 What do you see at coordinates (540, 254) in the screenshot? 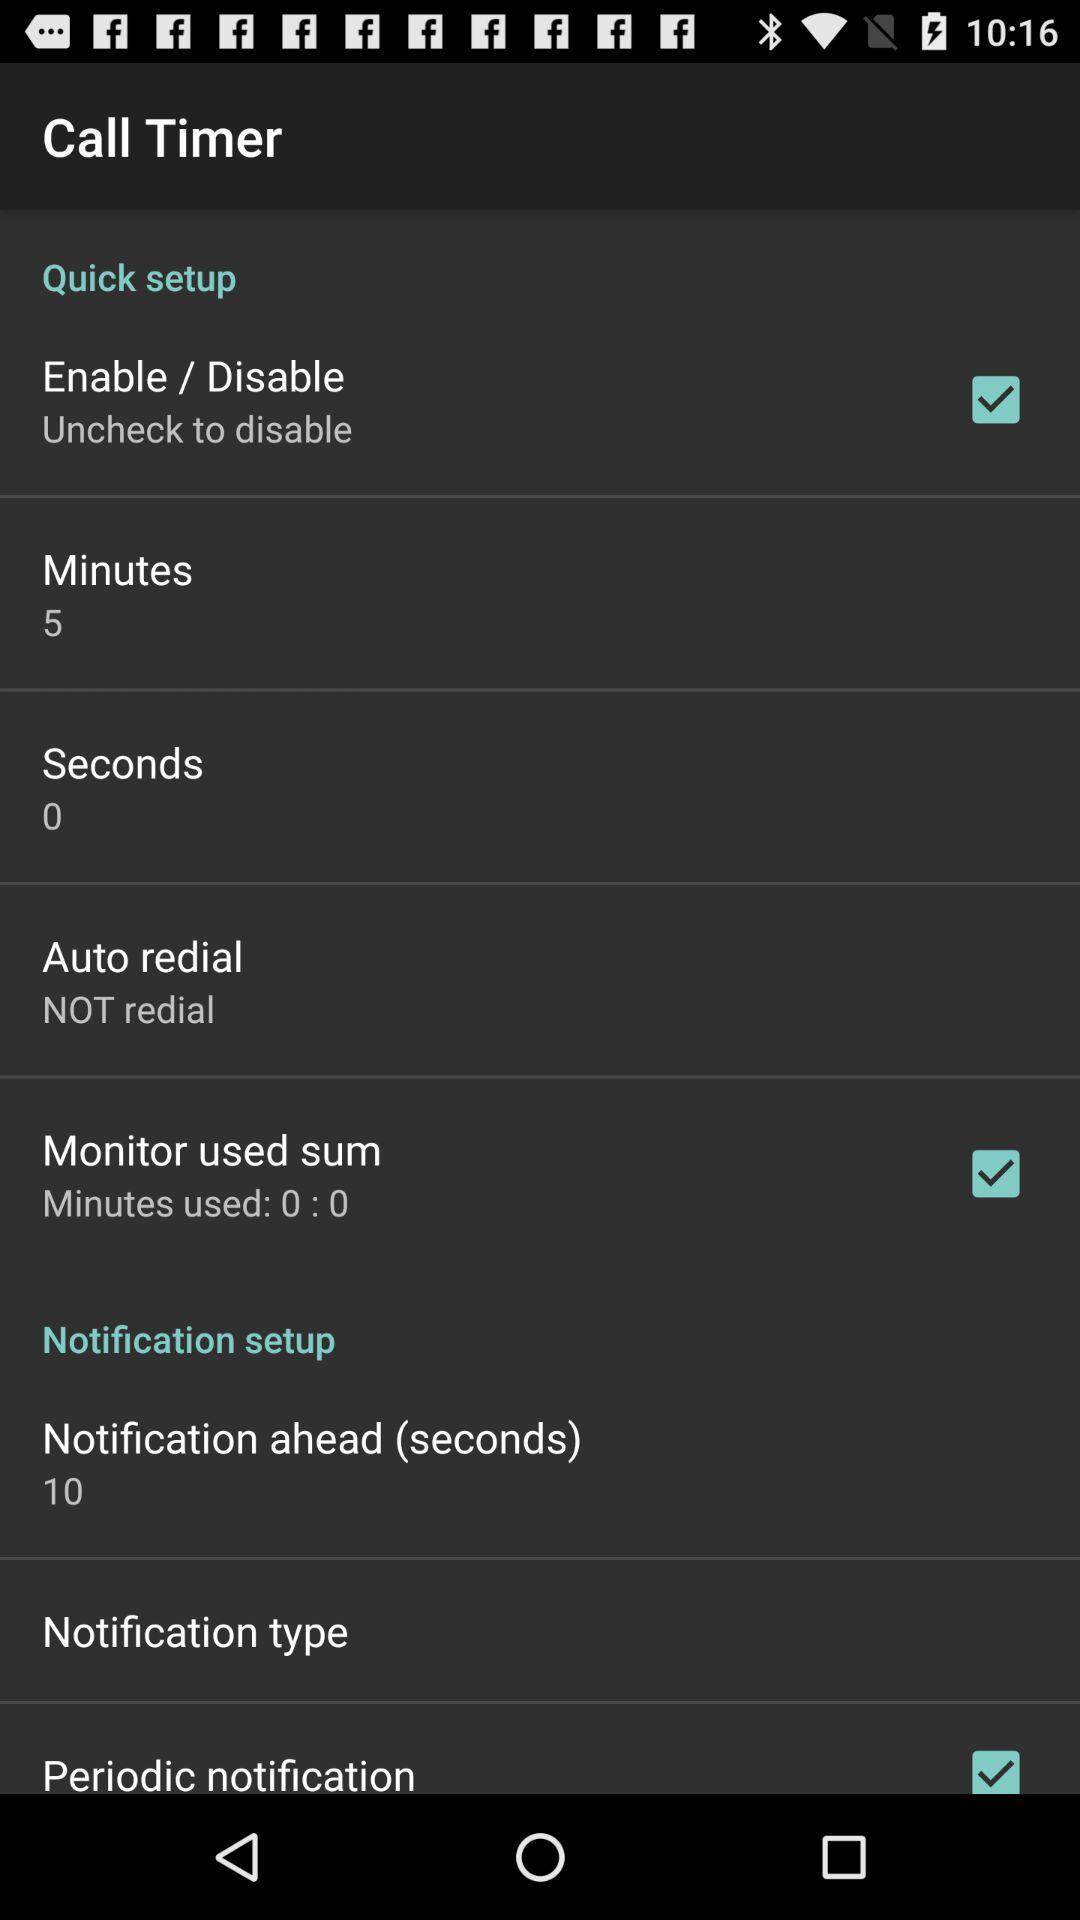
I see `icon below the call timer app` at bounding box center [540, 254].